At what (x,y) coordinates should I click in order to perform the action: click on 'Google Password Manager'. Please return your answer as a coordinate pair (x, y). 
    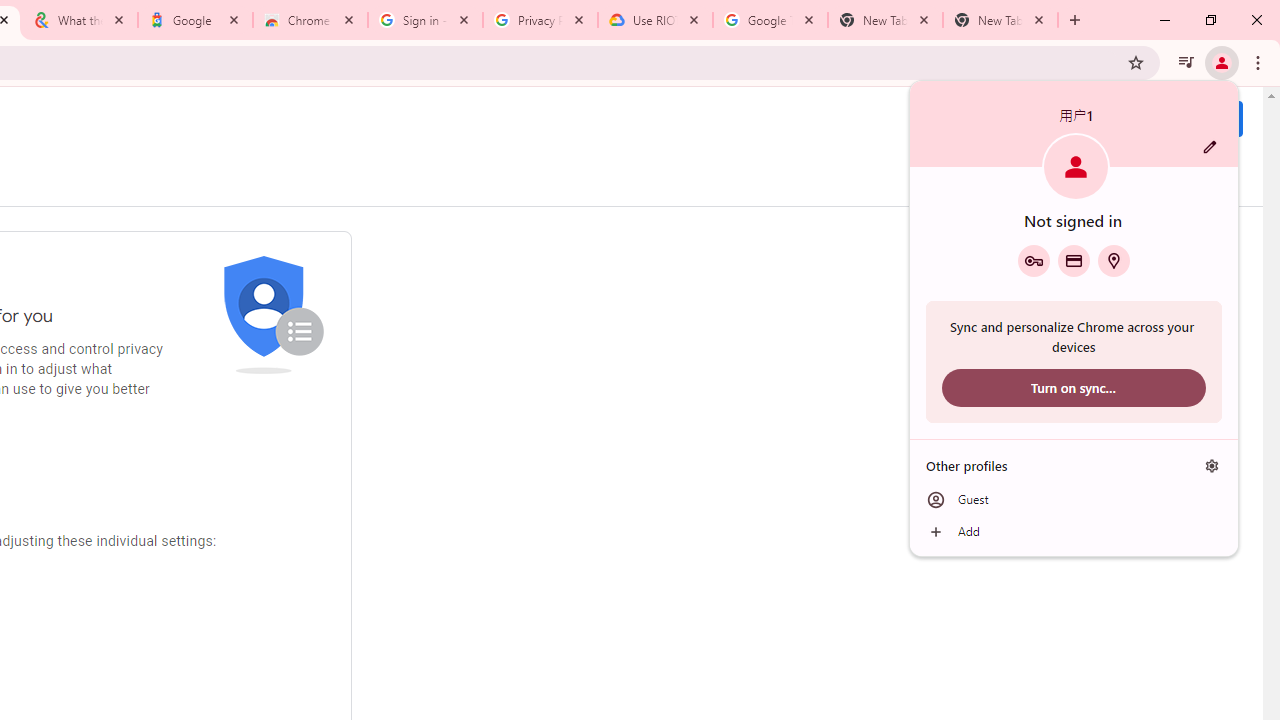
    Looking at the image, I should click on (1033, 260).